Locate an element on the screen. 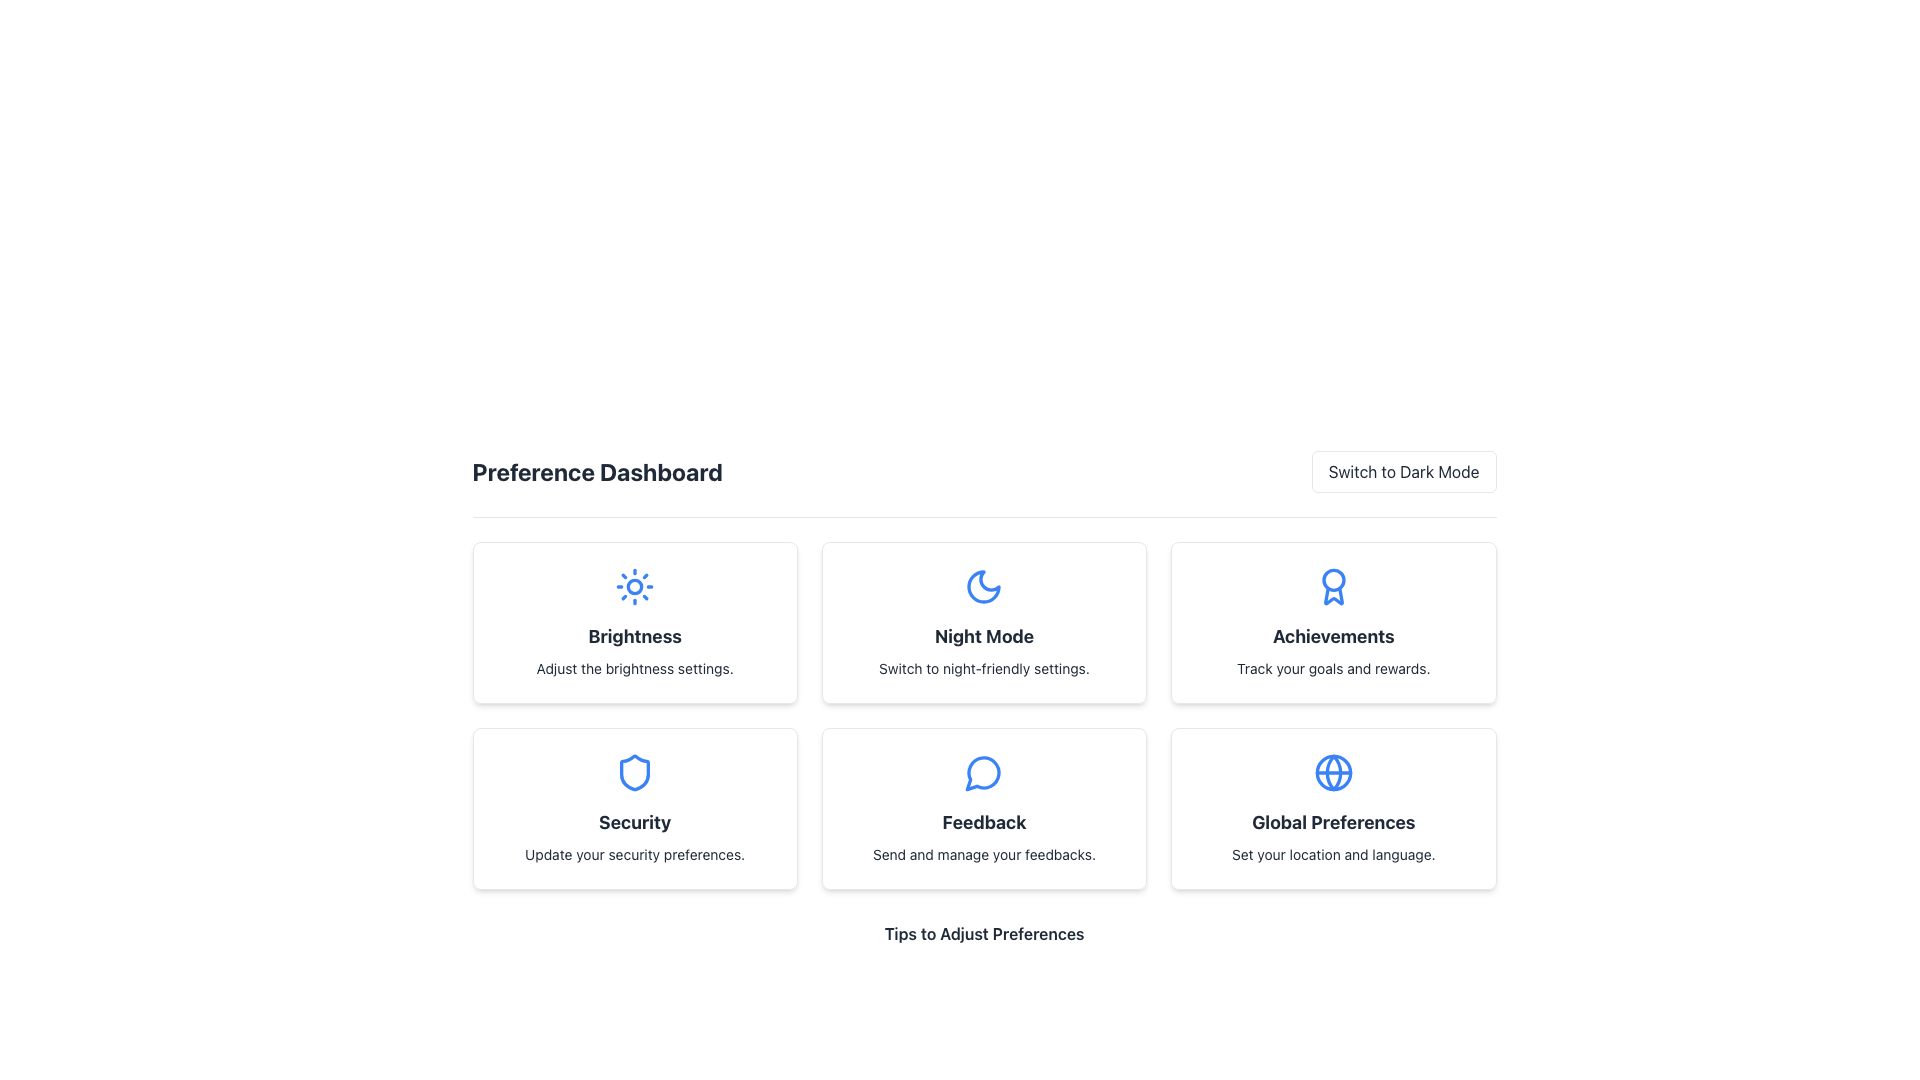 This screenshot has height=1080, width=1920. the text element displaying 'Tips to Adjust Preferences', which is centrally positioned below the preference tiles and above the list of tips is located at coordinates (984, 933).